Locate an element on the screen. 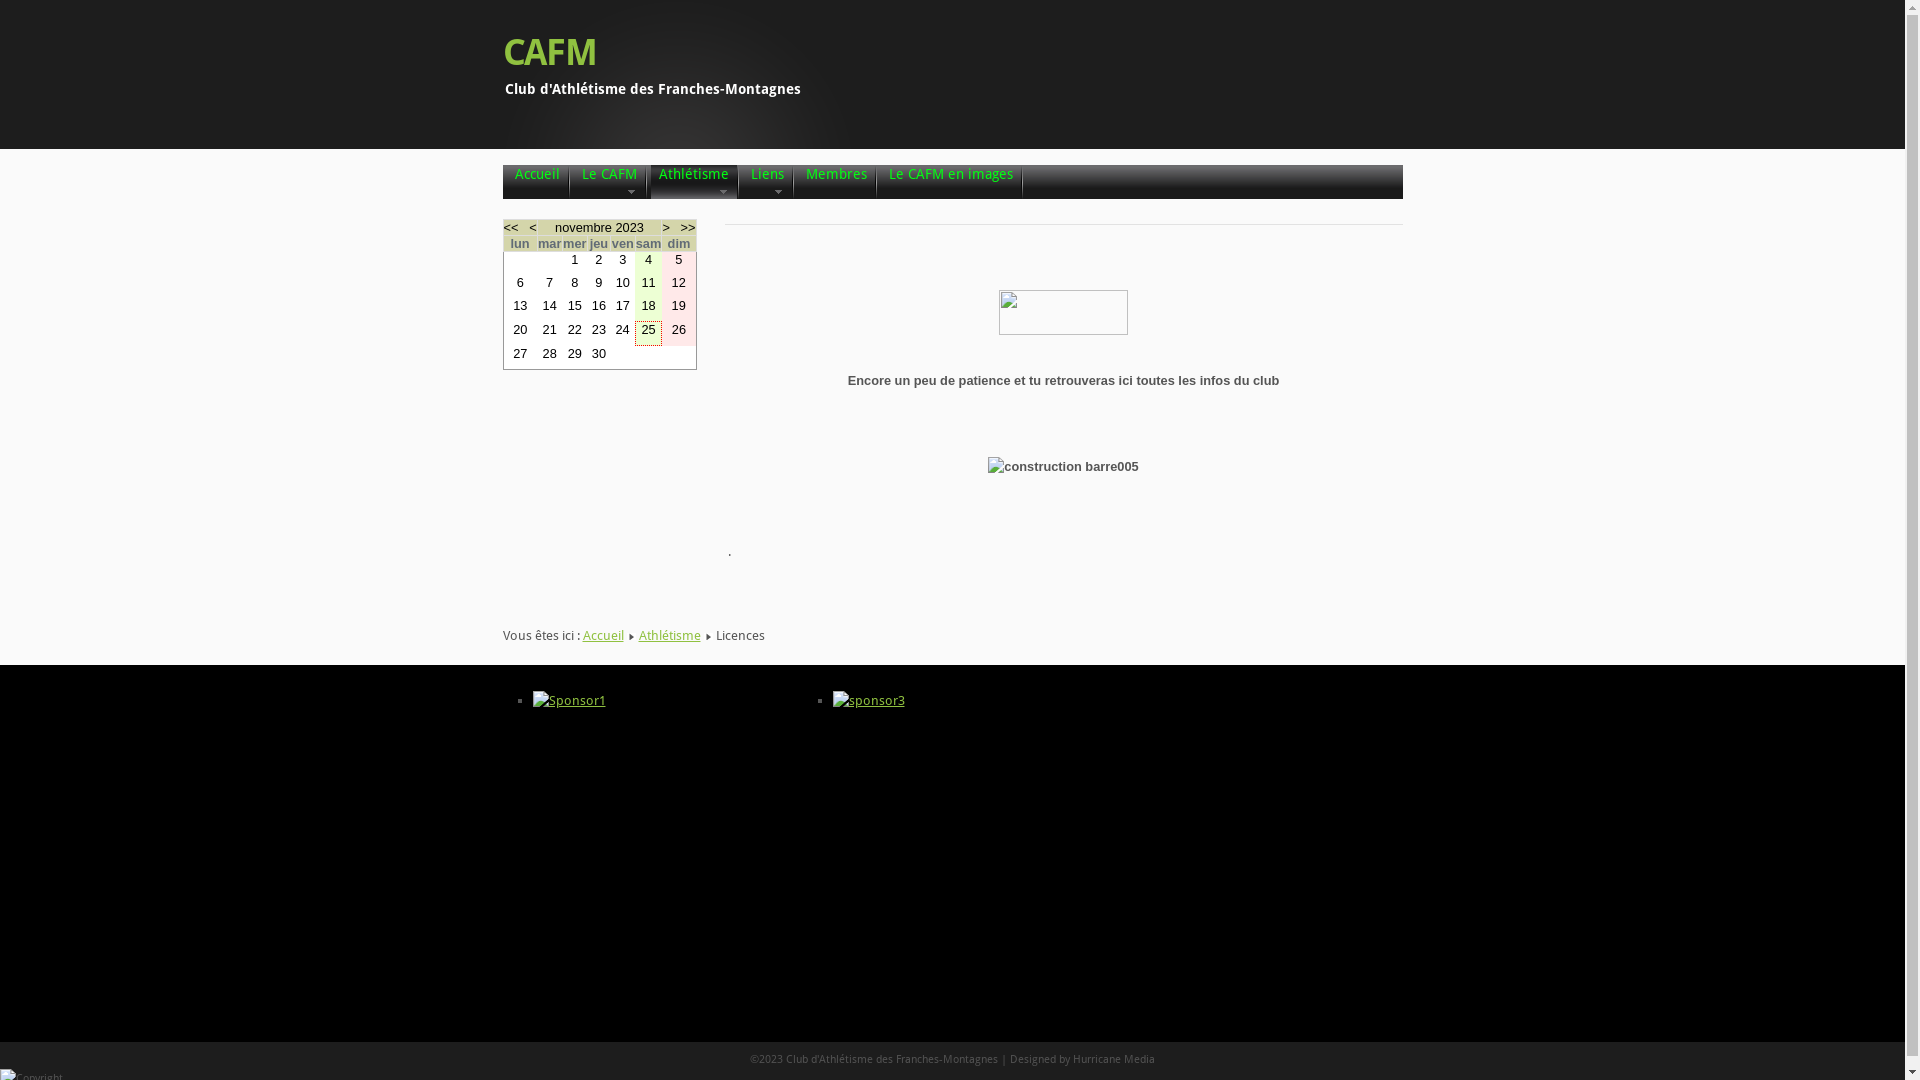 The image size is (1920, 1080). 'Le CAFM' is located at coordinates (579, 181).